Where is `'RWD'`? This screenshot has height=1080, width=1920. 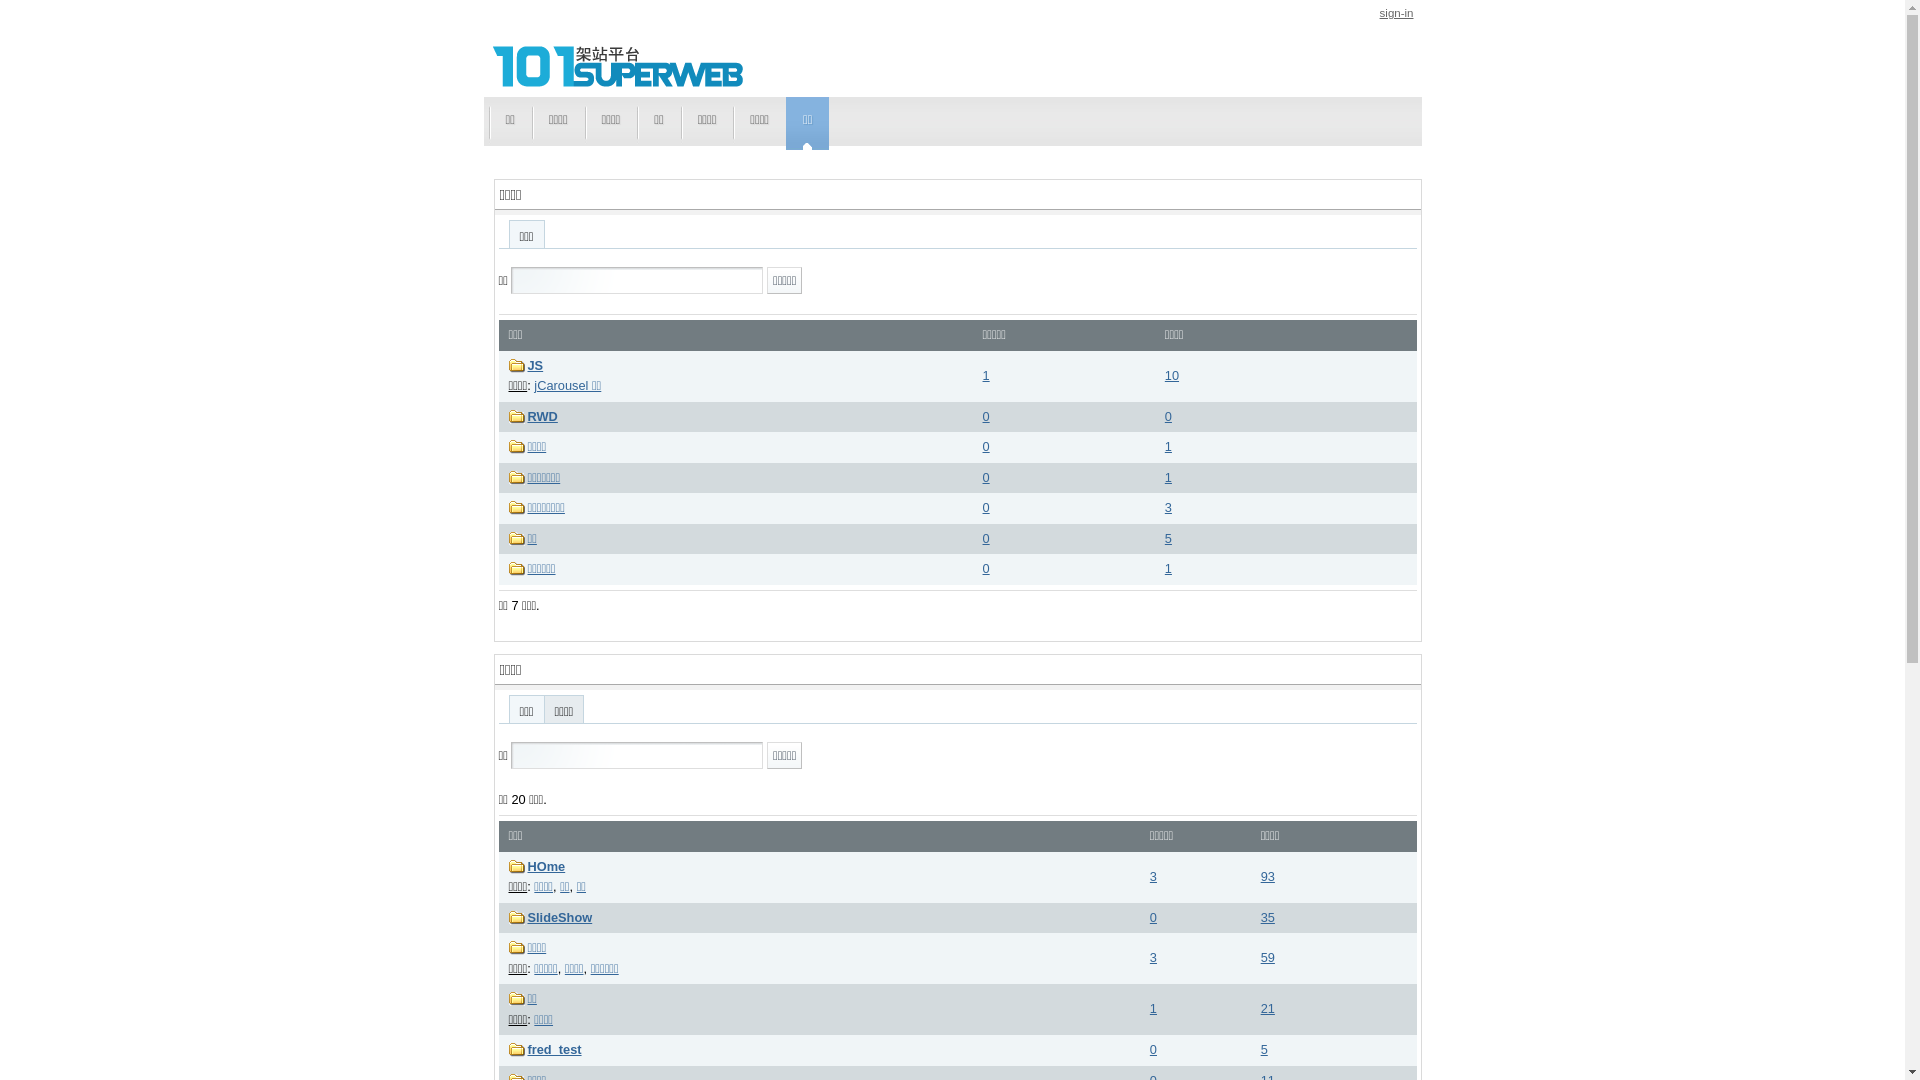 'RWD' is located at coordinates (542, 415).